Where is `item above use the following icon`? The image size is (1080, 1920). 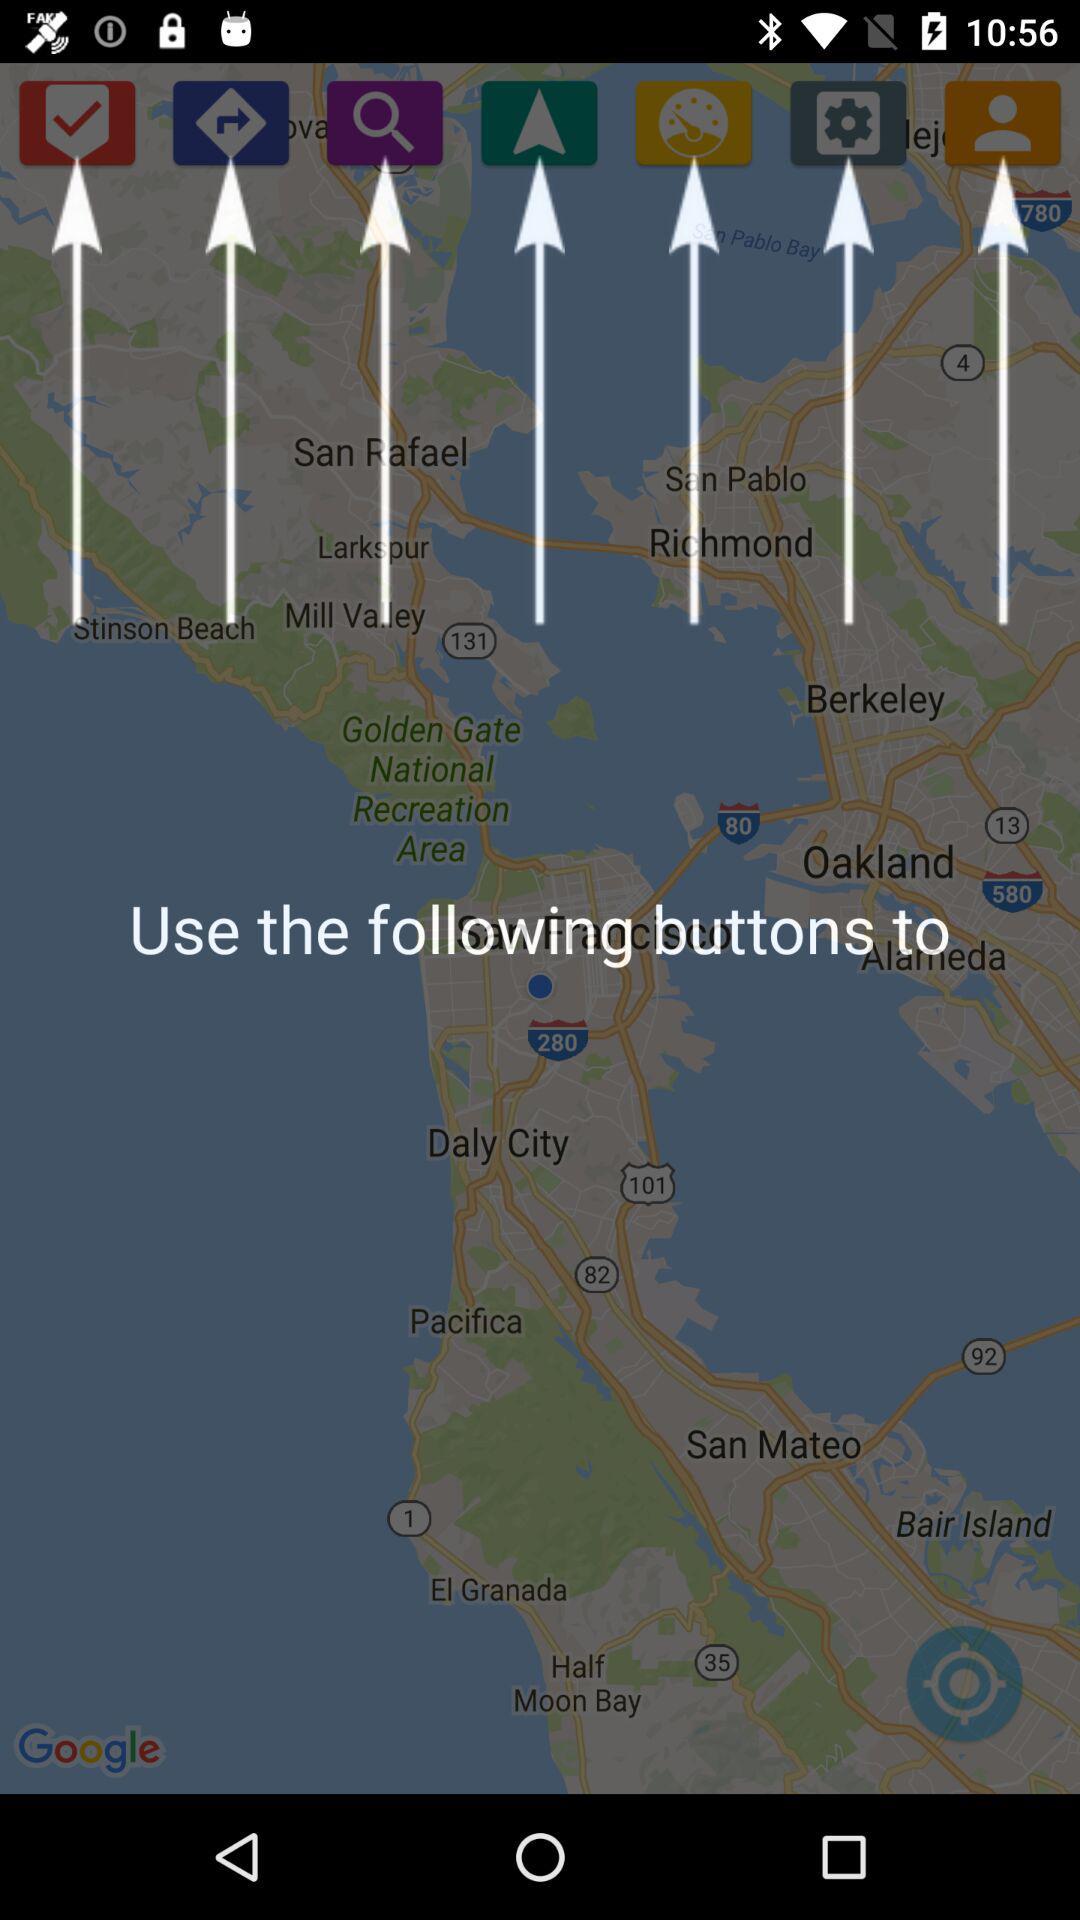
item above use the following icon is located at coordinates (229, 121).